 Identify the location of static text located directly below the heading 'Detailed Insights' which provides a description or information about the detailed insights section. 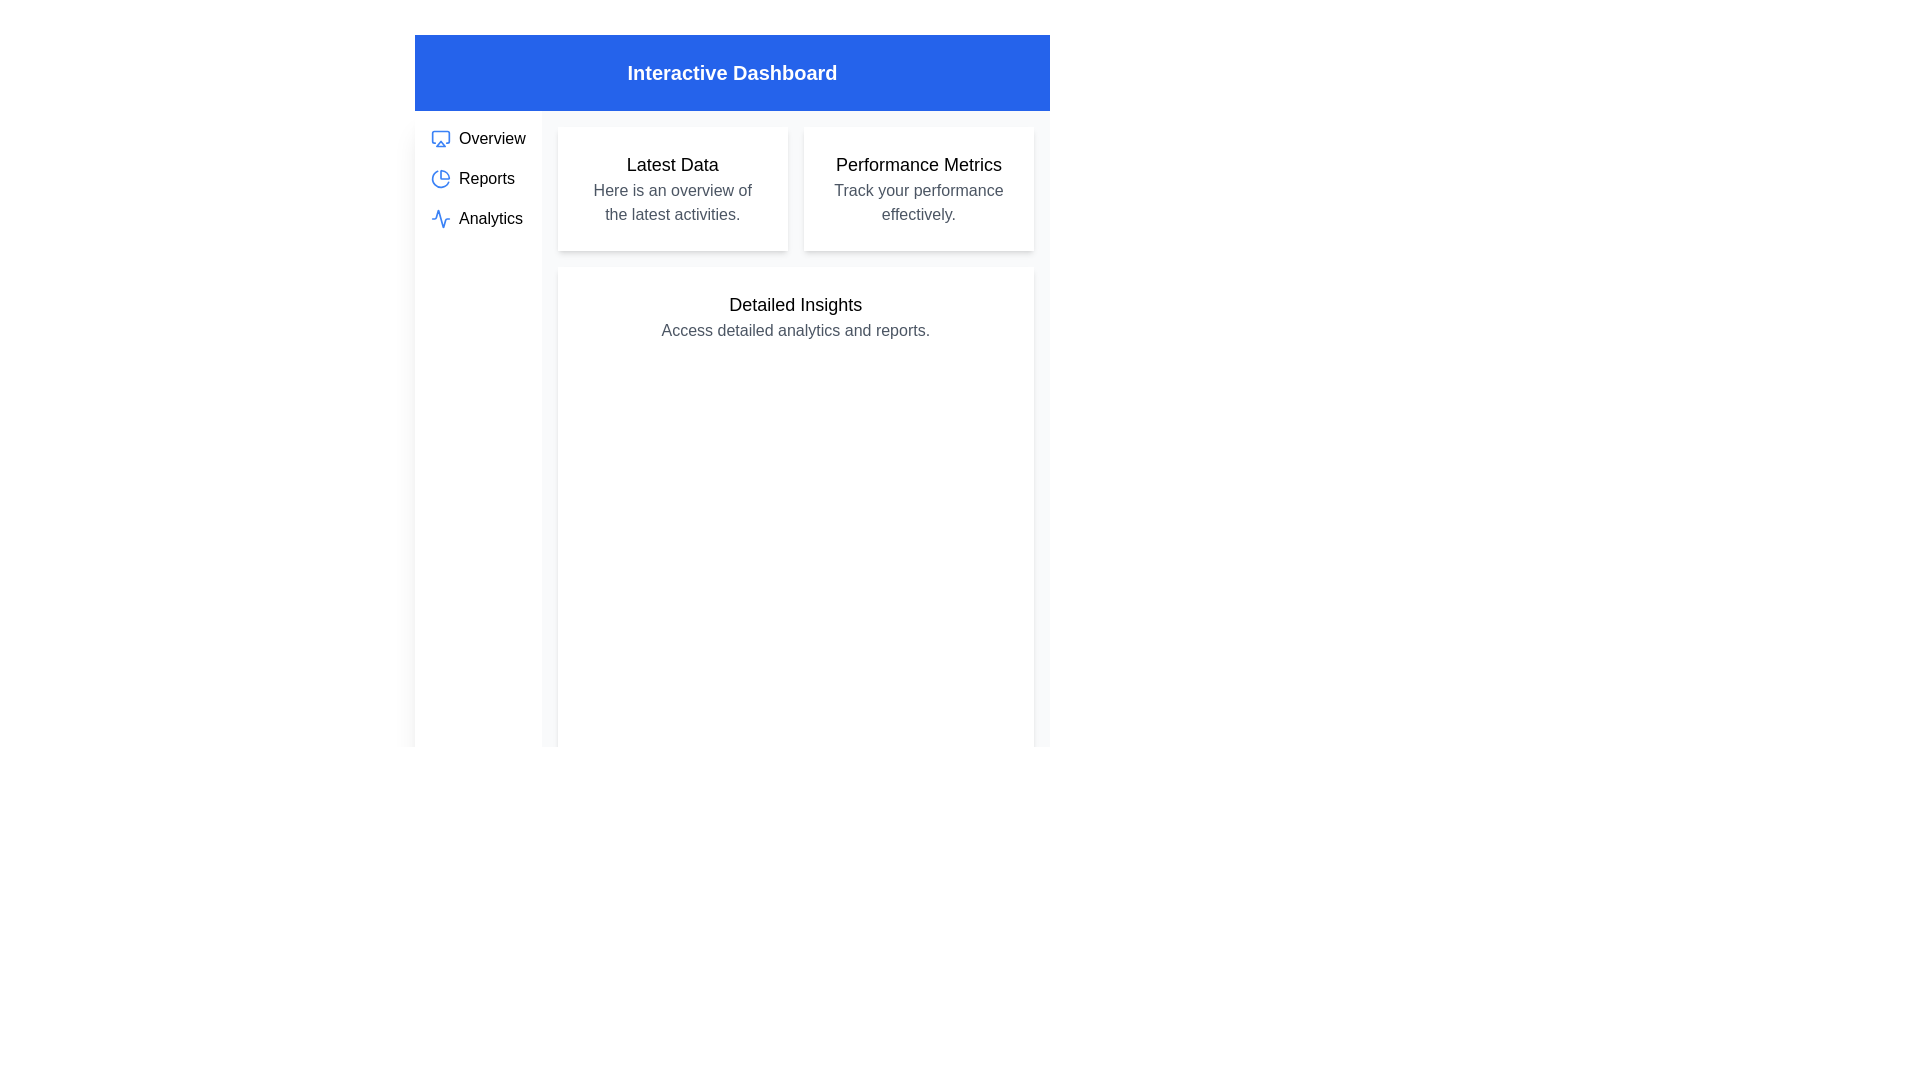
(794, 330).